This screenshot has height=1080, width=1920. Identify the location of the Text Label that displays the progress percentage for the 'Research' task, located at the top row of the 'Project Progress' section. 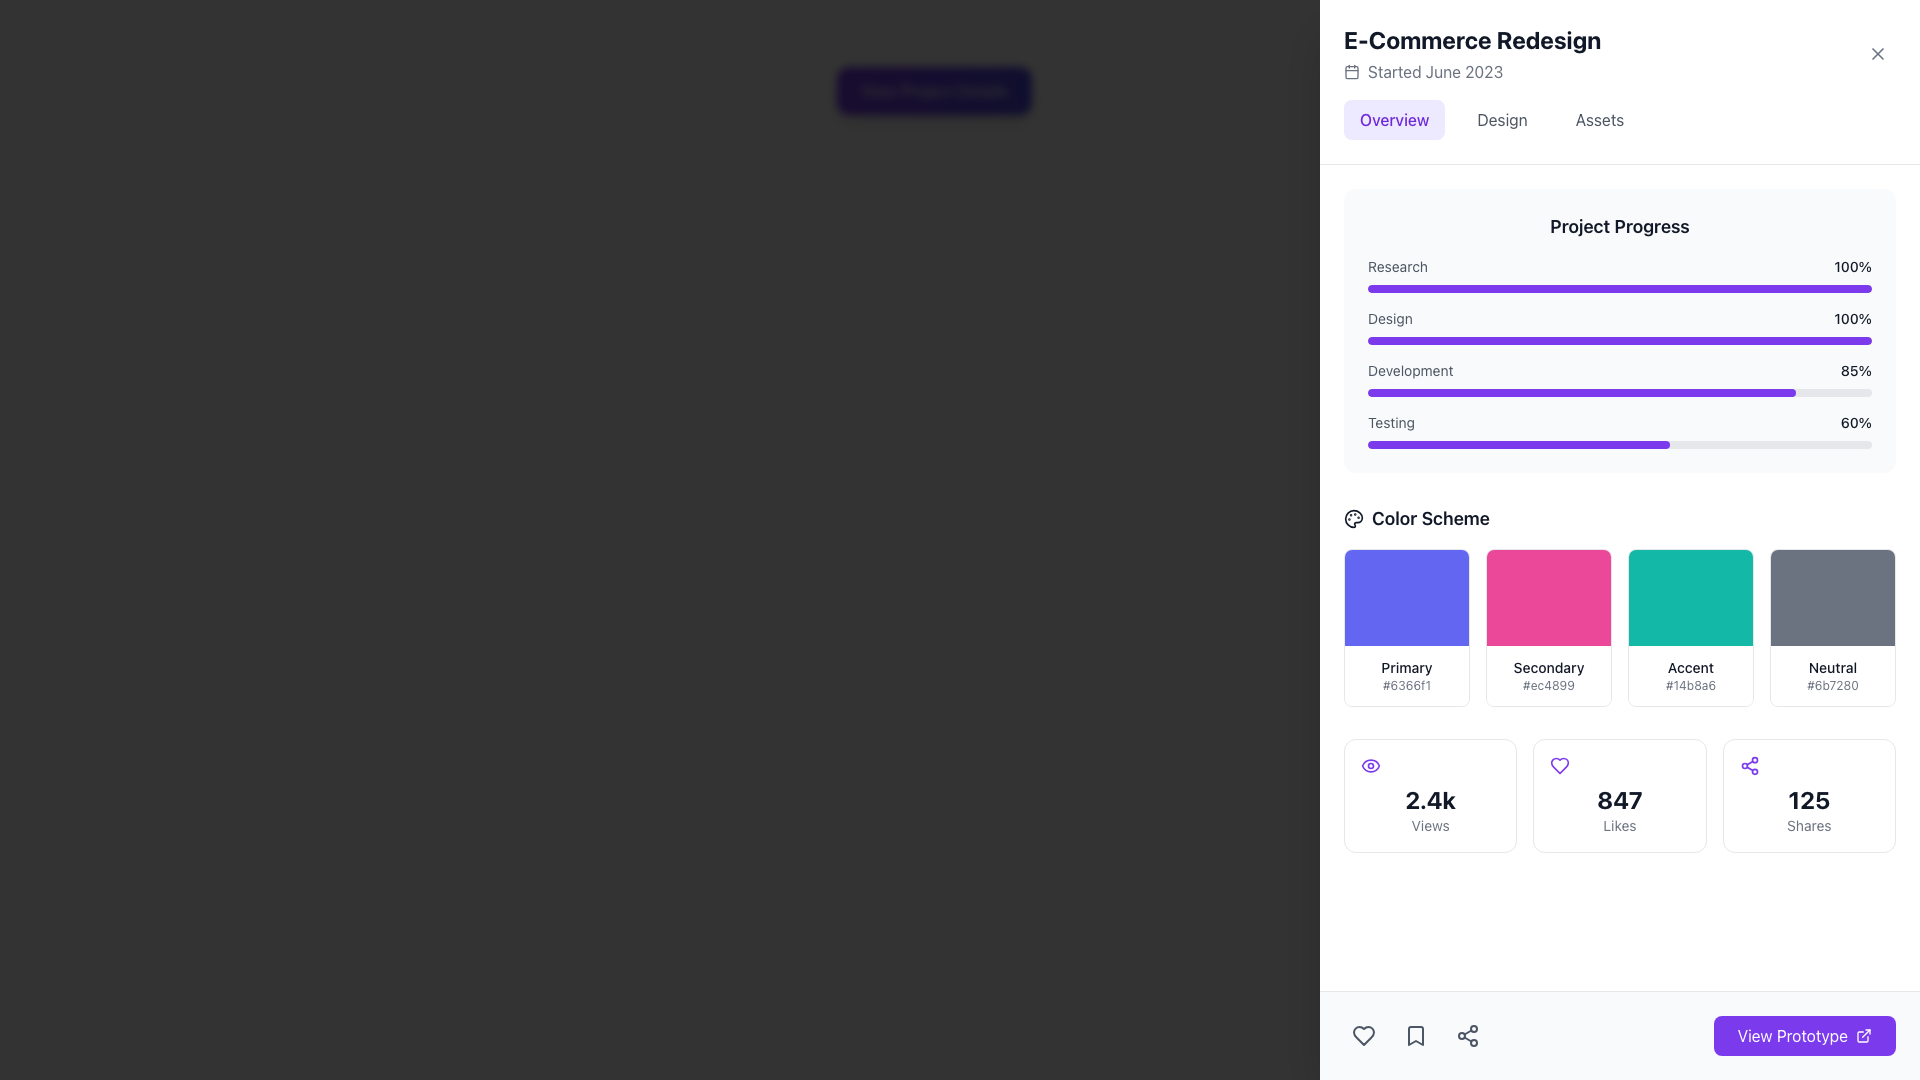
(1852, 265).